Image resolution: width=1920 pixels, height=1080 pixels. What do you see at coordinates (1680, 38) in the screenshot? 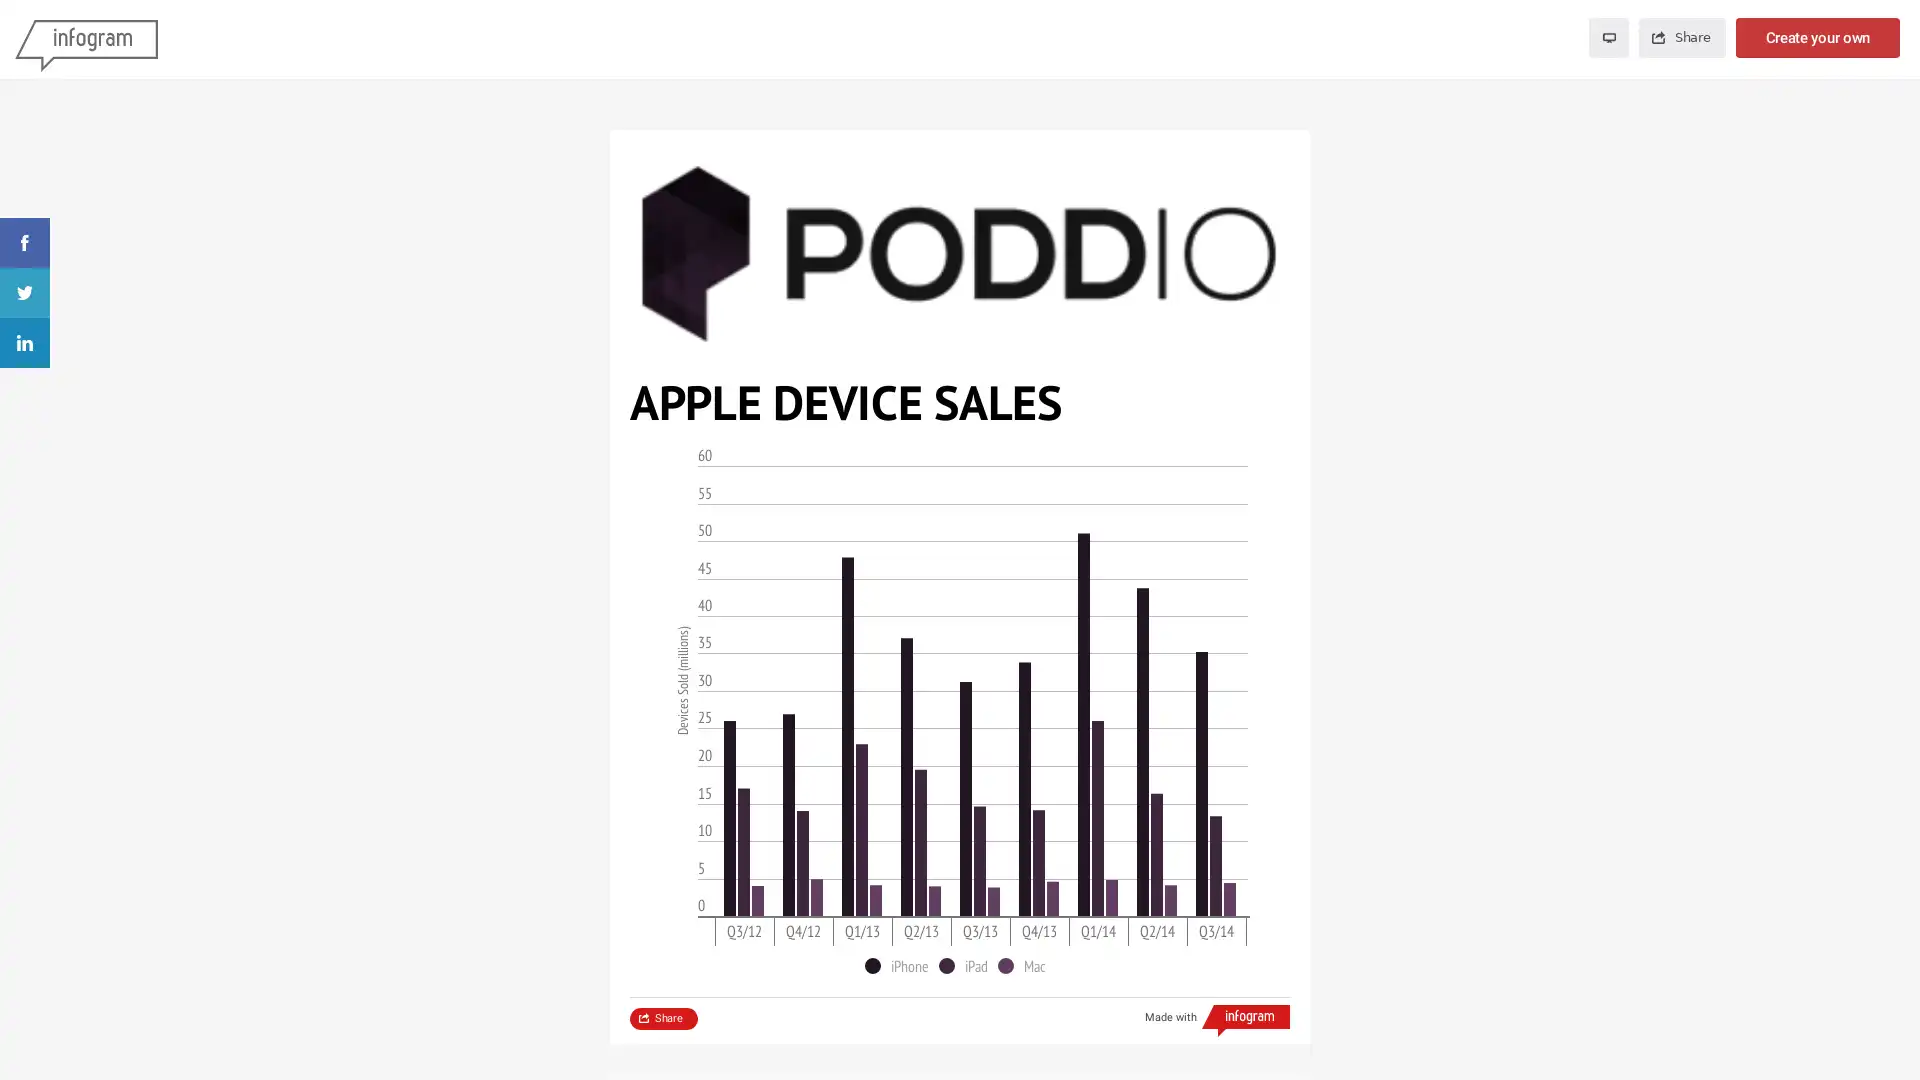
I see `Share` at bounding box center [1680, 38].